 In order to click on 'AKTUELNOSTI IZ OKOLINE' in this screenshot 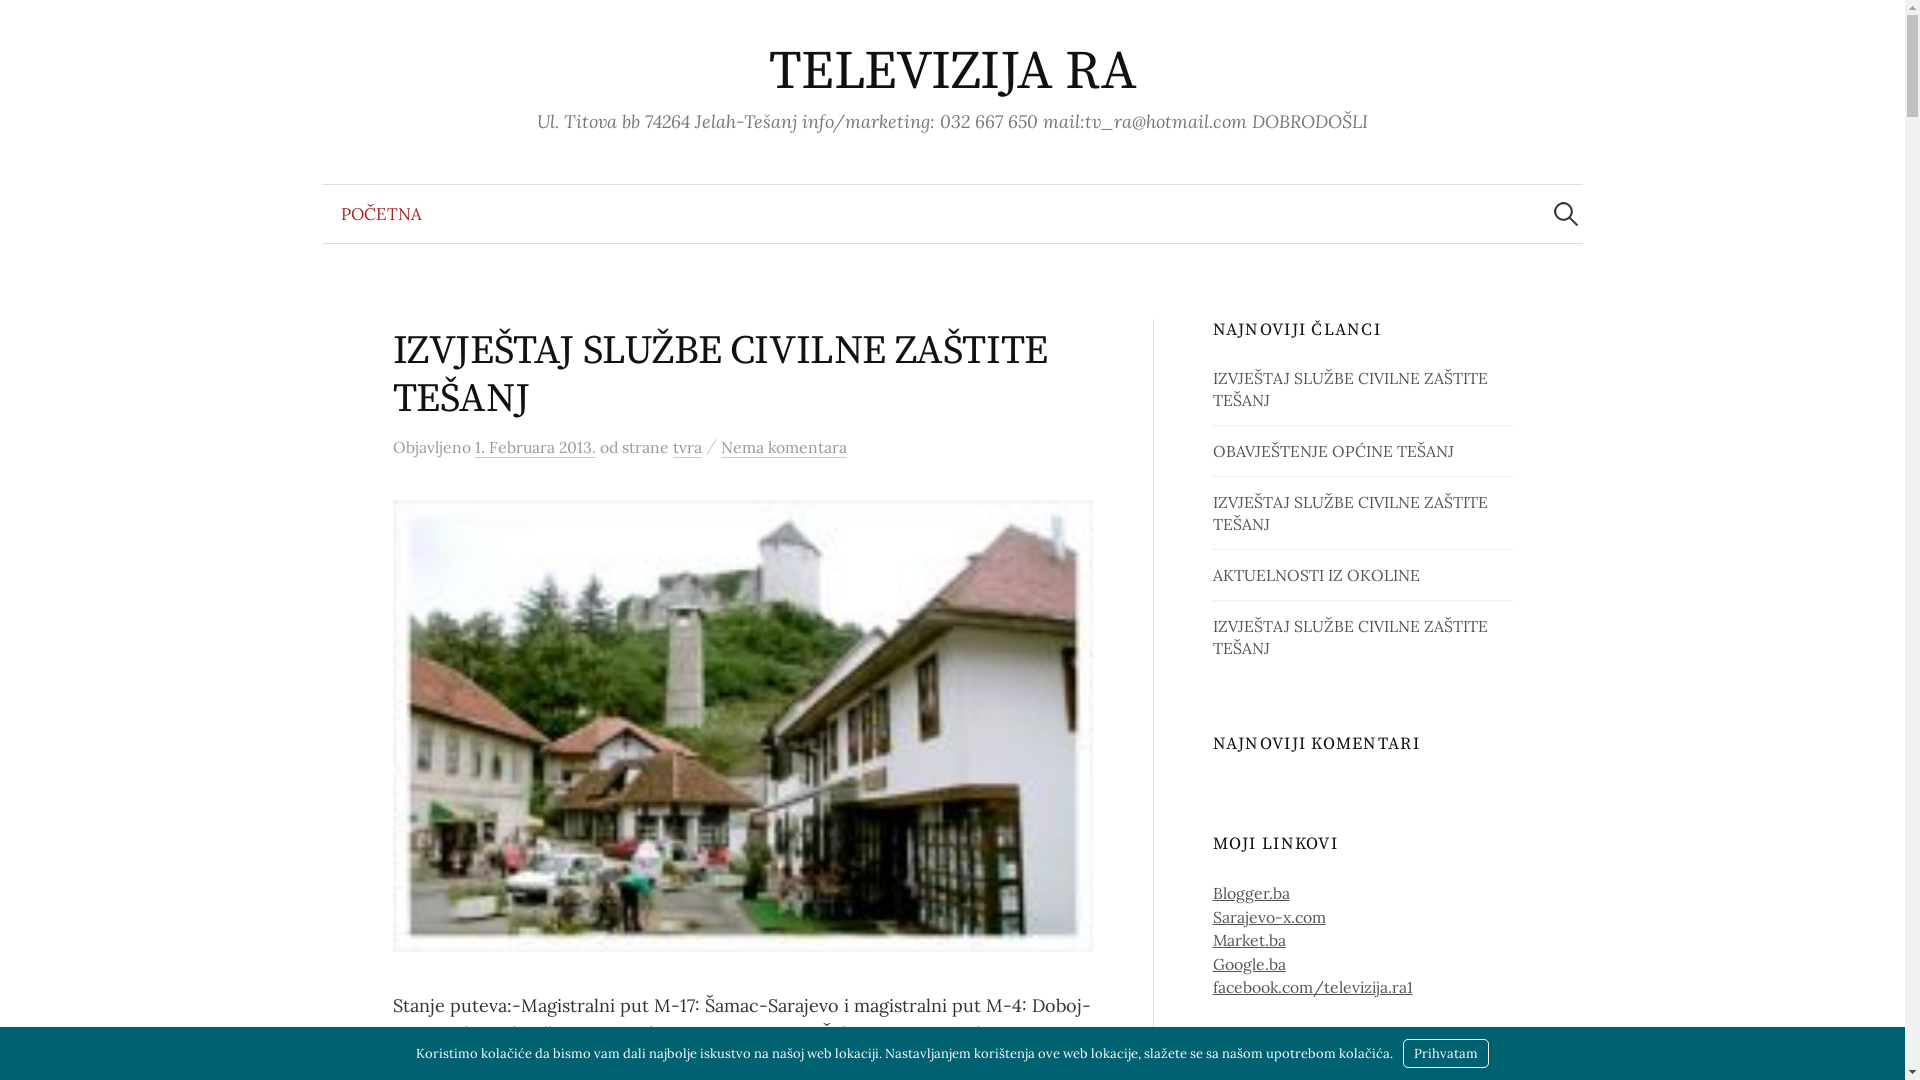, I will do `click(1316, 574)`.